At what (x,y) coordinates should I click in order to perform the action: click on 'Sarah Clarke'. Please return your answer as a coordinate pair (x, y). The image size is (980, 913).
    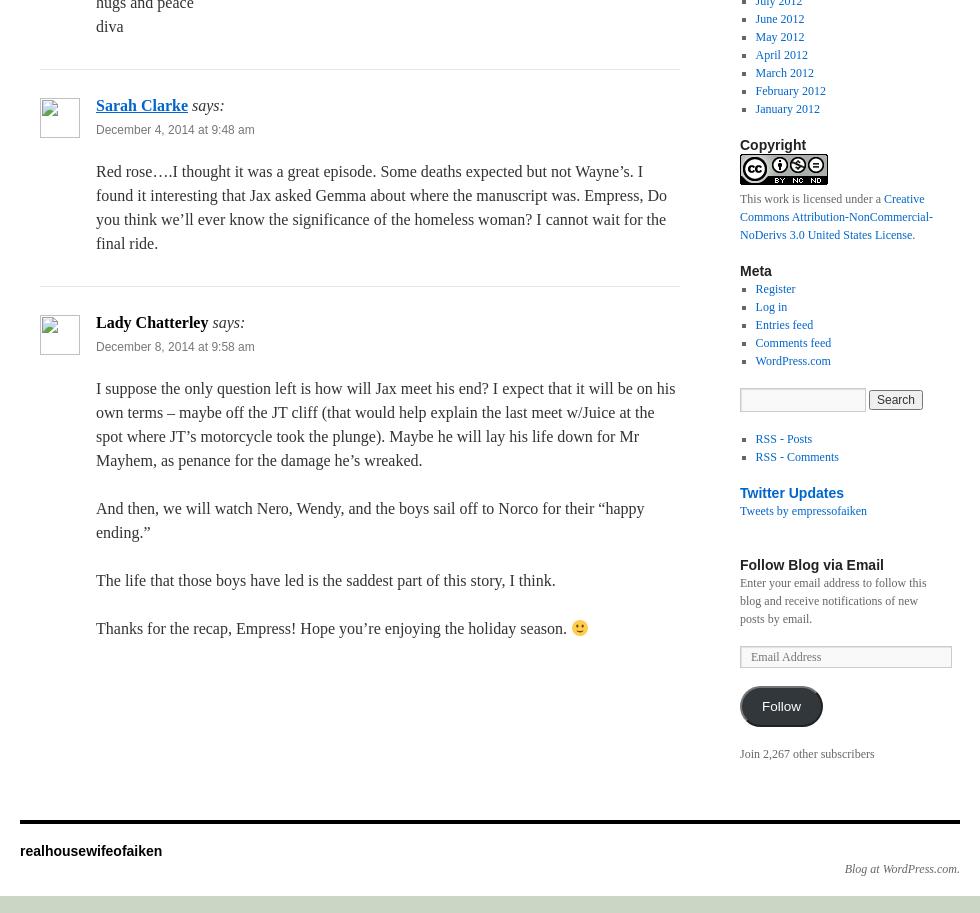
    Looking at the image, I should click on (142, 105).